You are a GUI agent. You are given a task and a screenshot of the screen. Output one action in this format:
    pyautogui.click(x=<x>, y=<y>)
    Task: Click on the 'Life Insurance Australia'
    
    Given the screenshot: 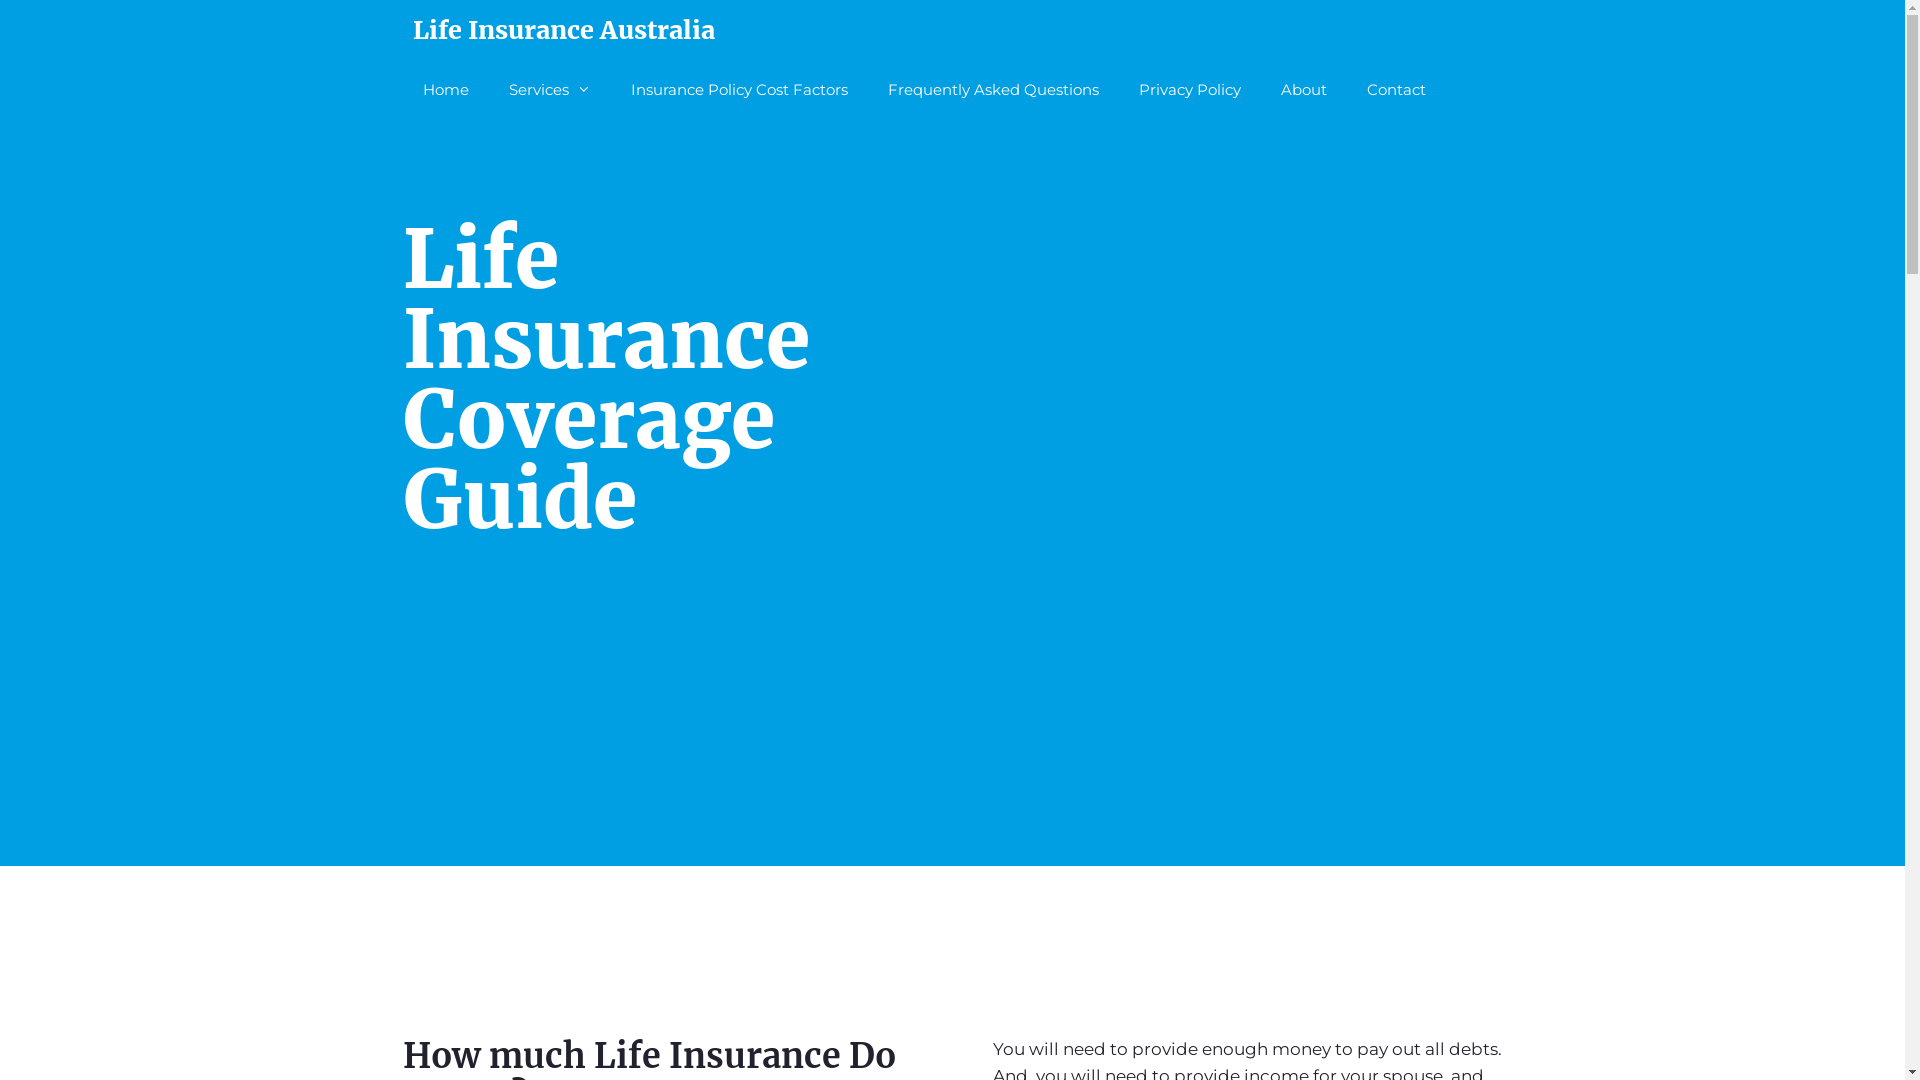 What is the action you would take?
    pyautogui.click(x=561, y=30)
    